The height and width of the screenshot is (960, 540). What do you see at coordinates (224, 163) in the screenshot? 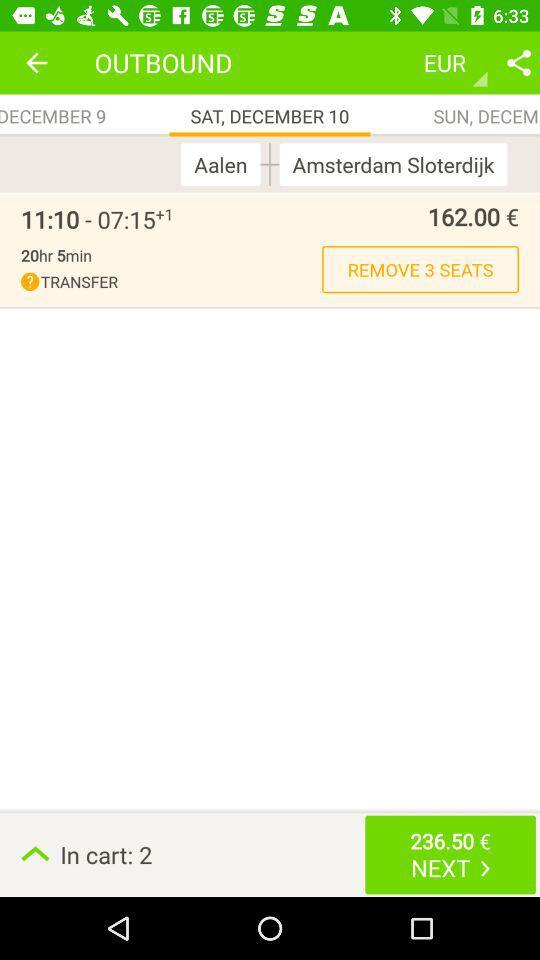
I see `app below the sat, december 10 app` at bounding box center [224, 163].